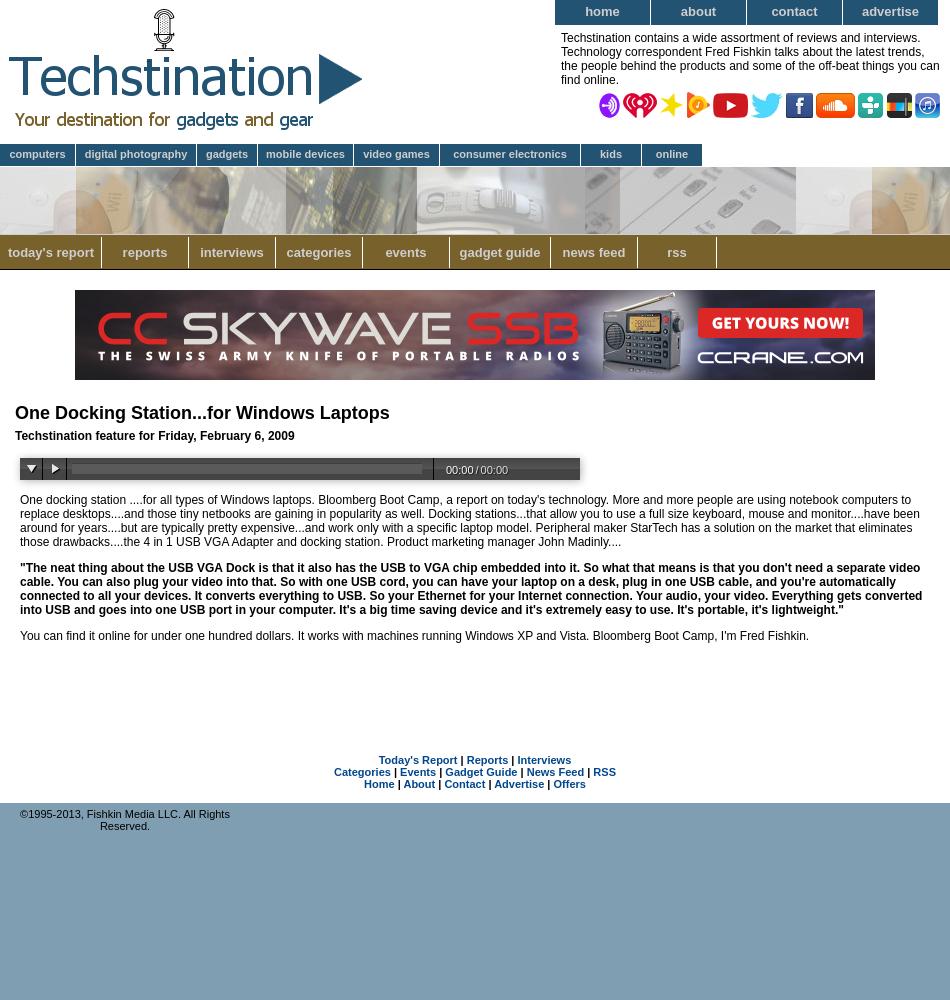 The image size is (950, 1000). Describe the element at coordinates (417, 772) in the screenshot. I see `'Events'` at that location.